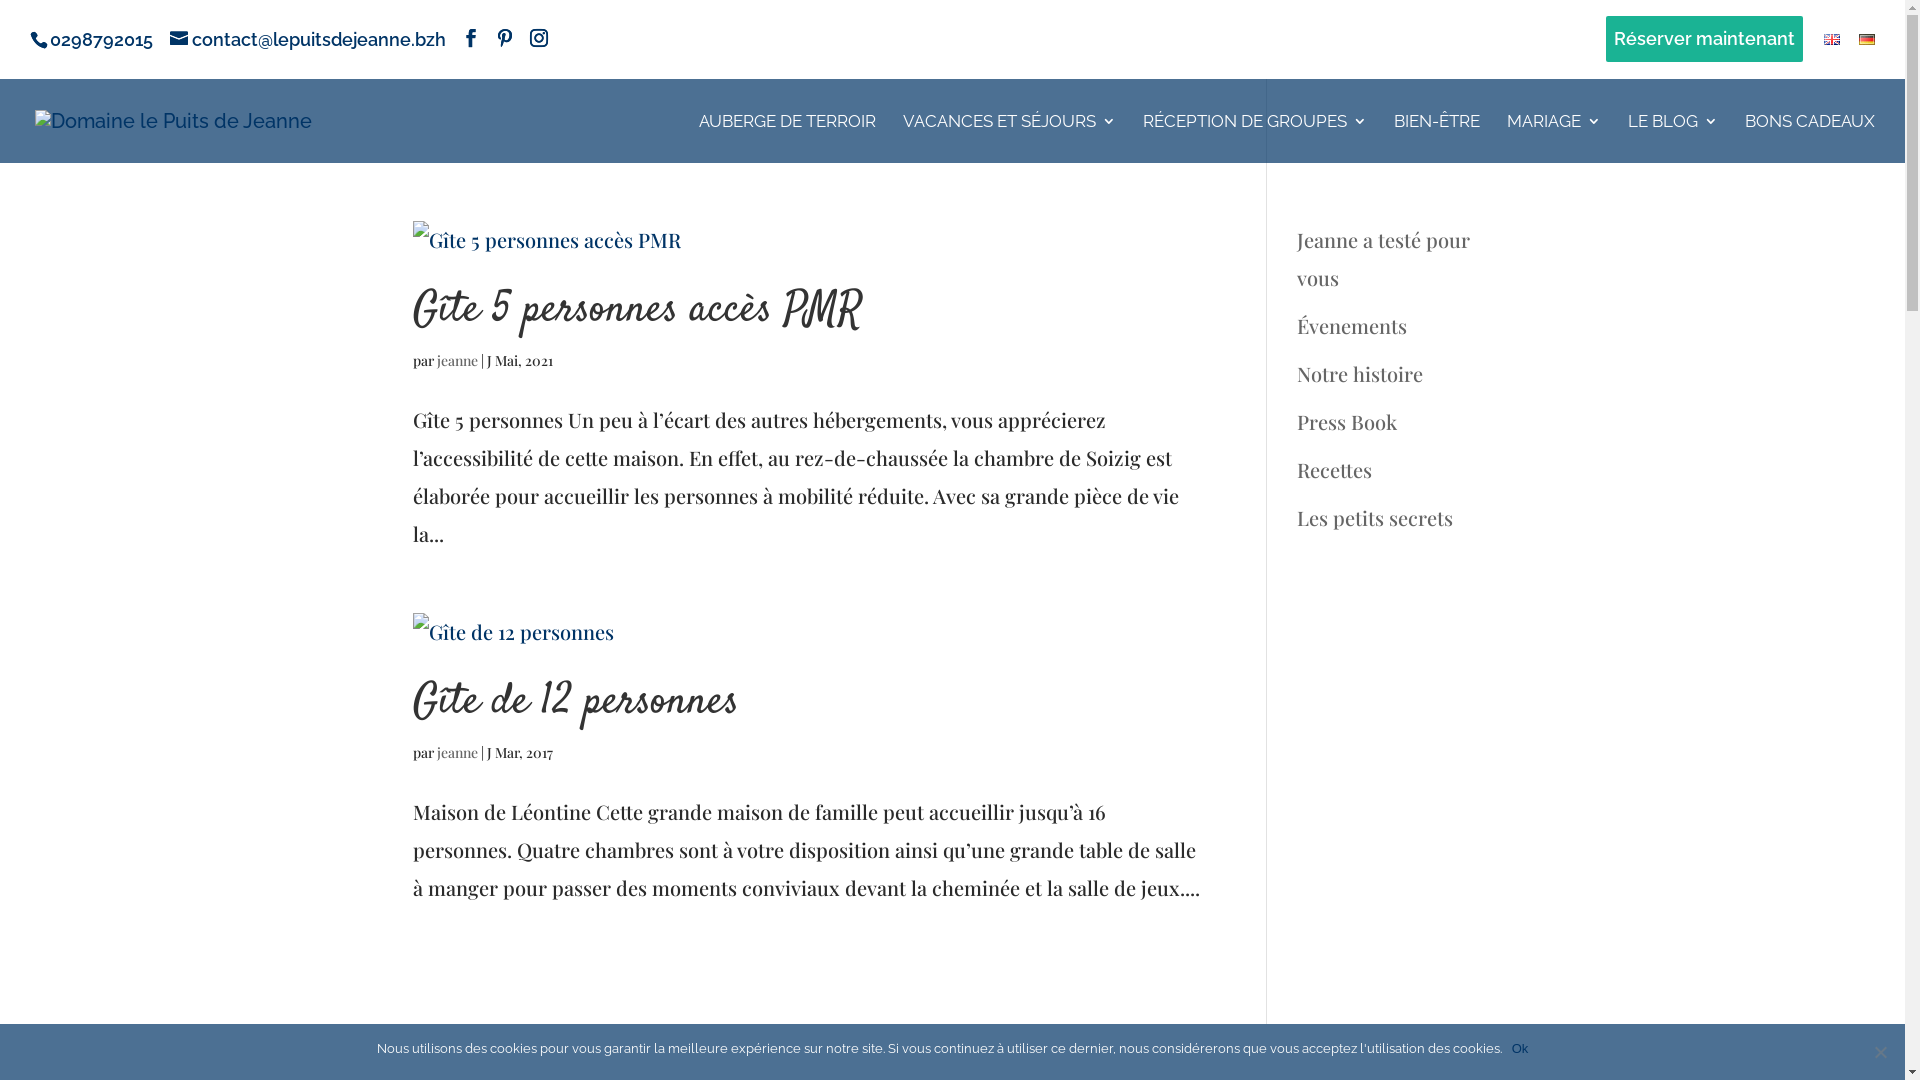  What do you see at coordinates (1869, 1051) in the screenshot?
I see `'Non'` at bounding box center [1869, 1051].